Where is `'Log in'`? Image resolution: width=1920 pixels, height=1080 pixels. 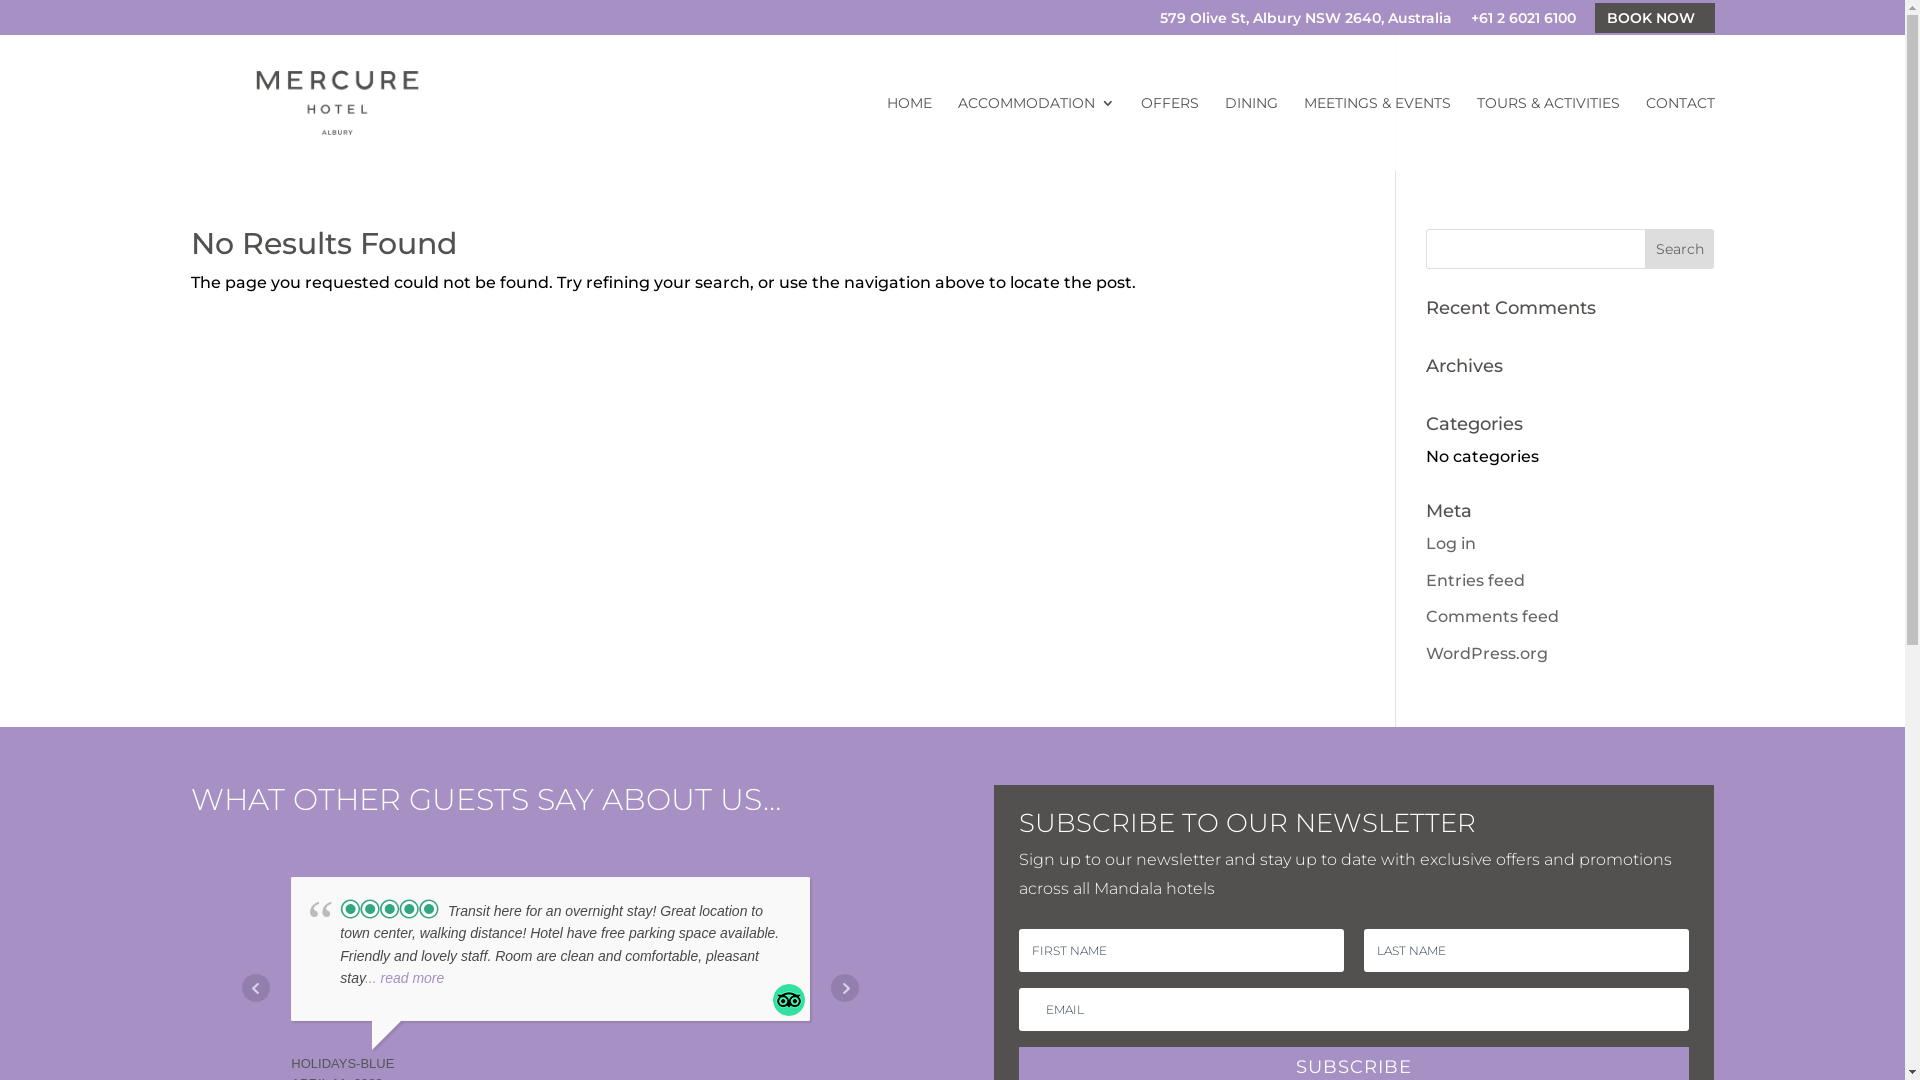 'Log in' is located at coordinates (1424, 543).